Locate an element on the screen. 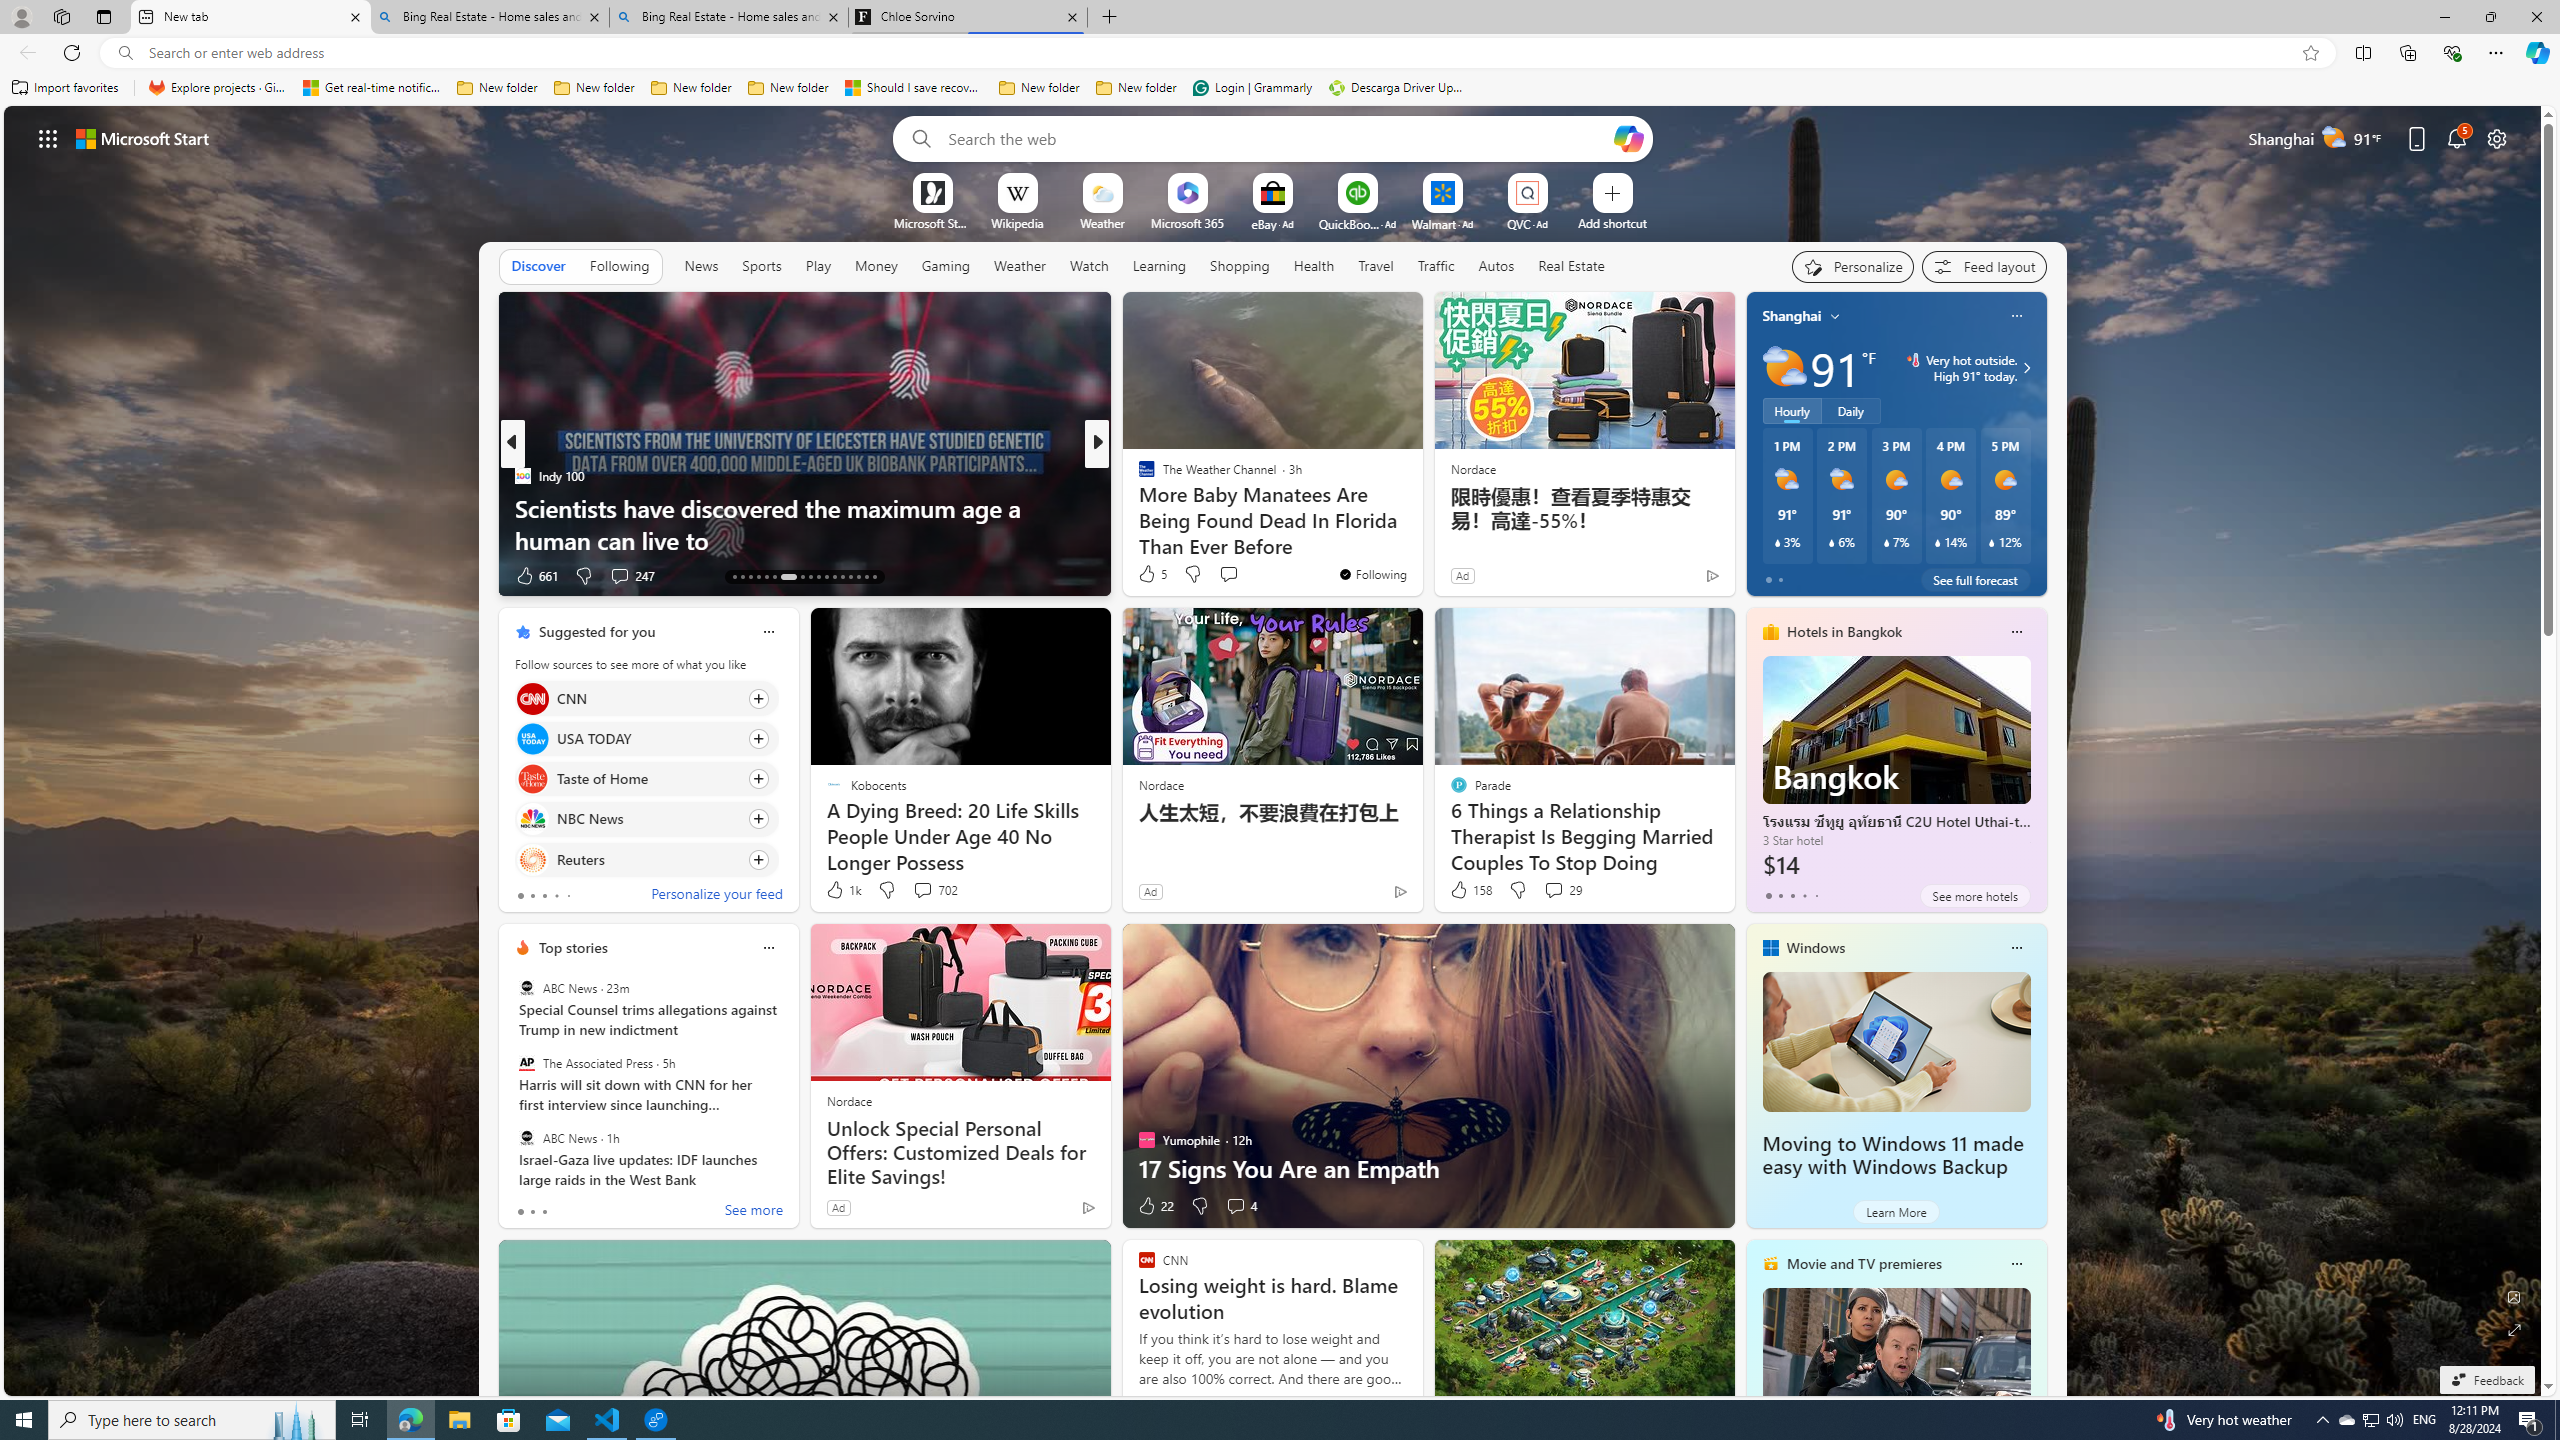 The width and height of the screenshot is (2560, 1440). '12 YouTube Features You' is located at coordinates (1418, 524).